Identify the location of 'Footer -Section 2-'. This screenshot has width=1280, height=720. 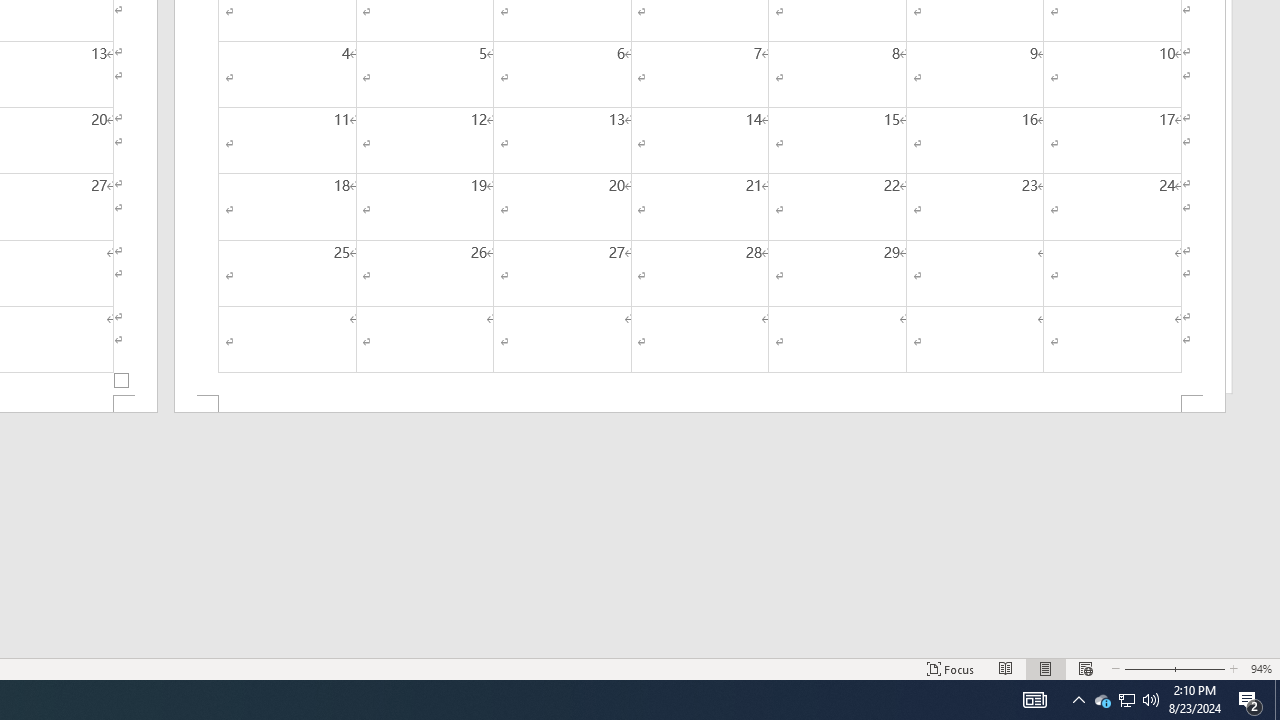
(700, 404).